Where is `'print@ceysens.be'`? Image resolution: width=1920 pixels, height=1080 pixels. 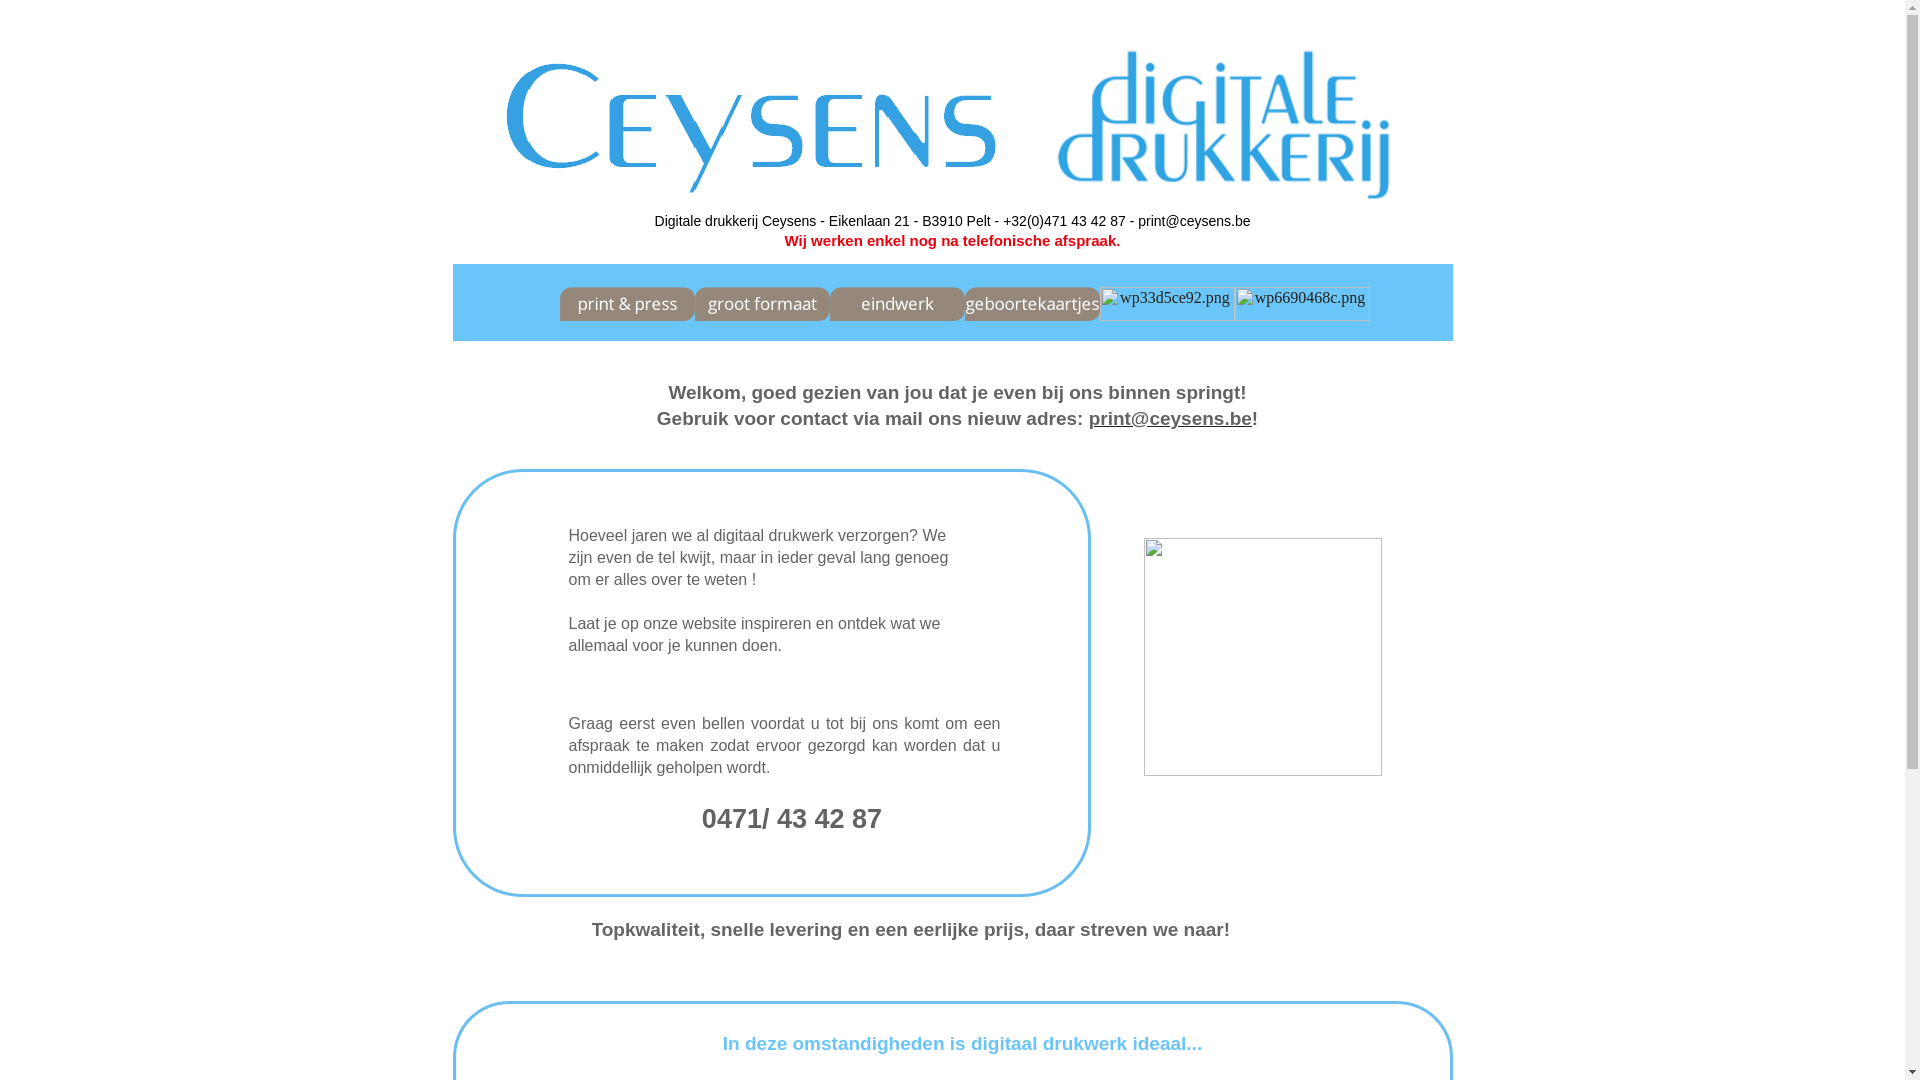 'print@ceysens.be' is located at coordinates (1088, 418).